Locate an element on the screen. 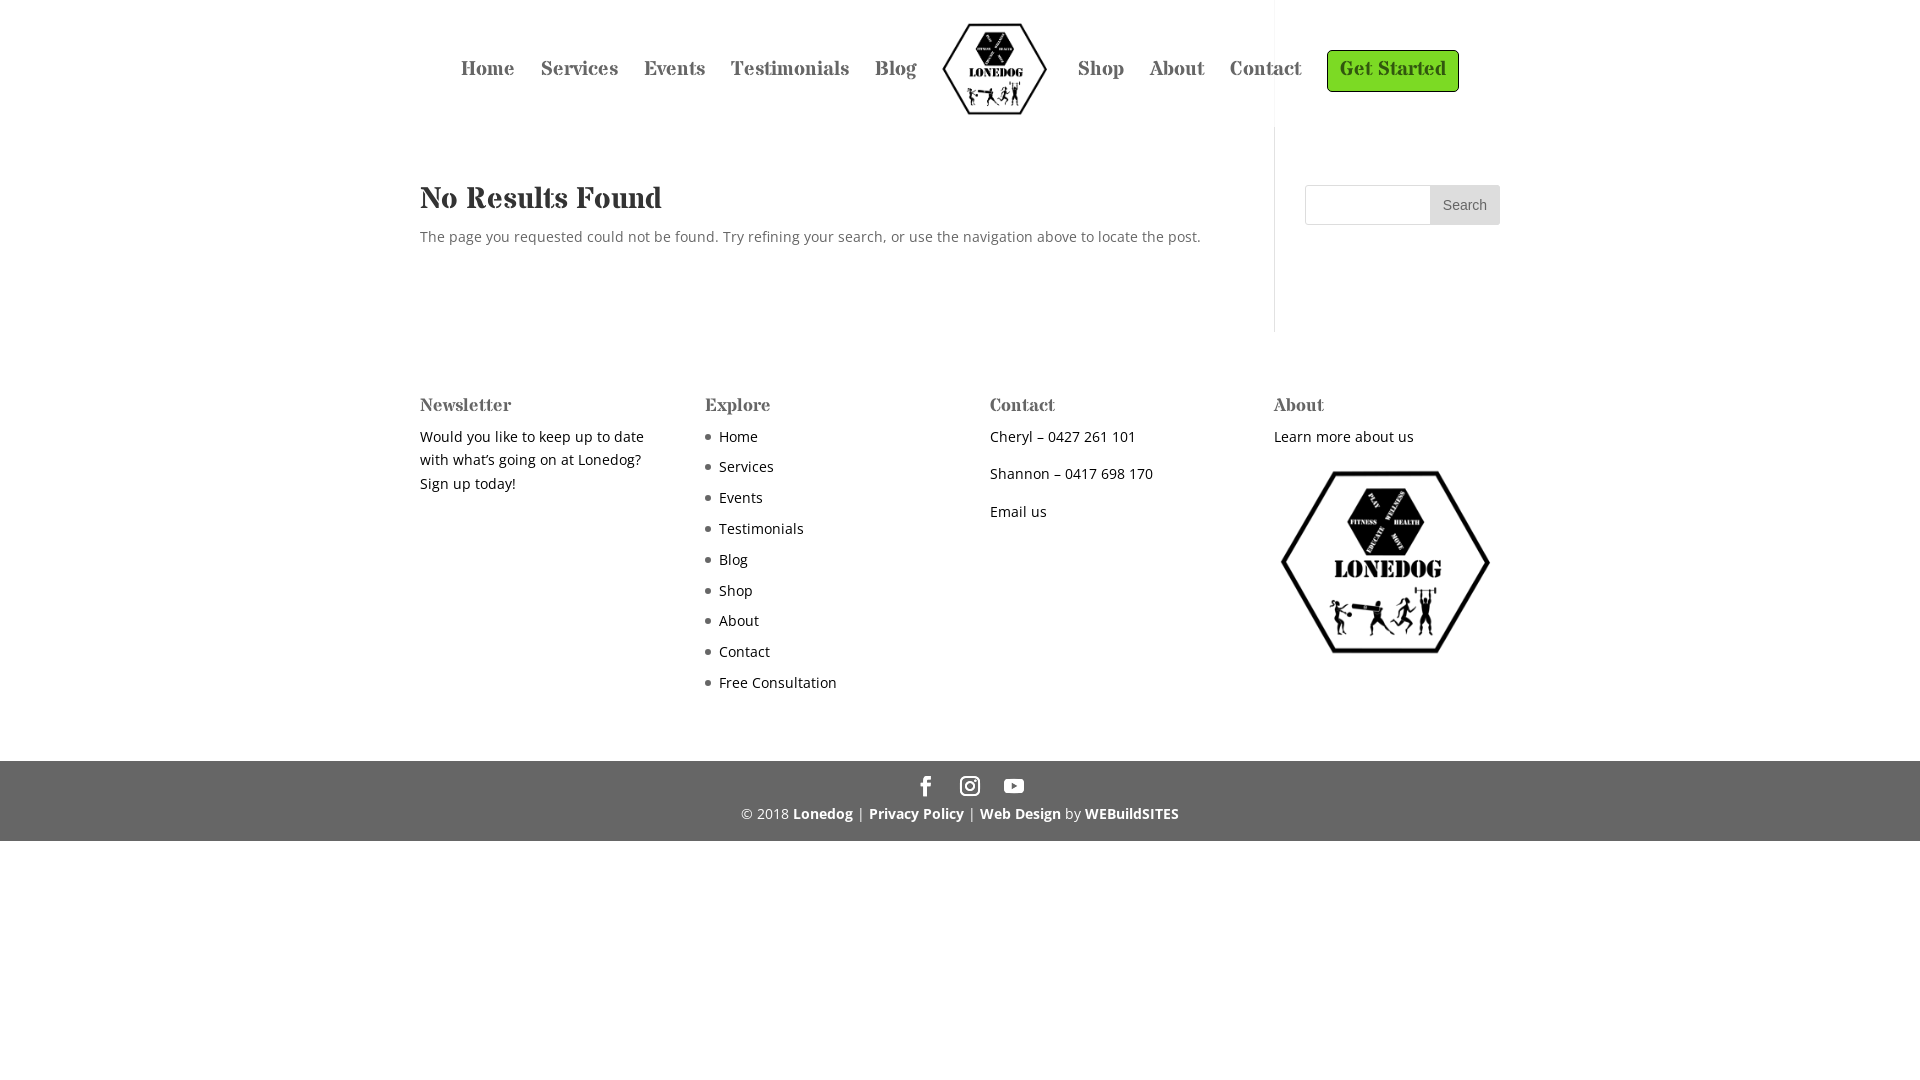  'Privacy Policy' is located at coordinates (915, 813).